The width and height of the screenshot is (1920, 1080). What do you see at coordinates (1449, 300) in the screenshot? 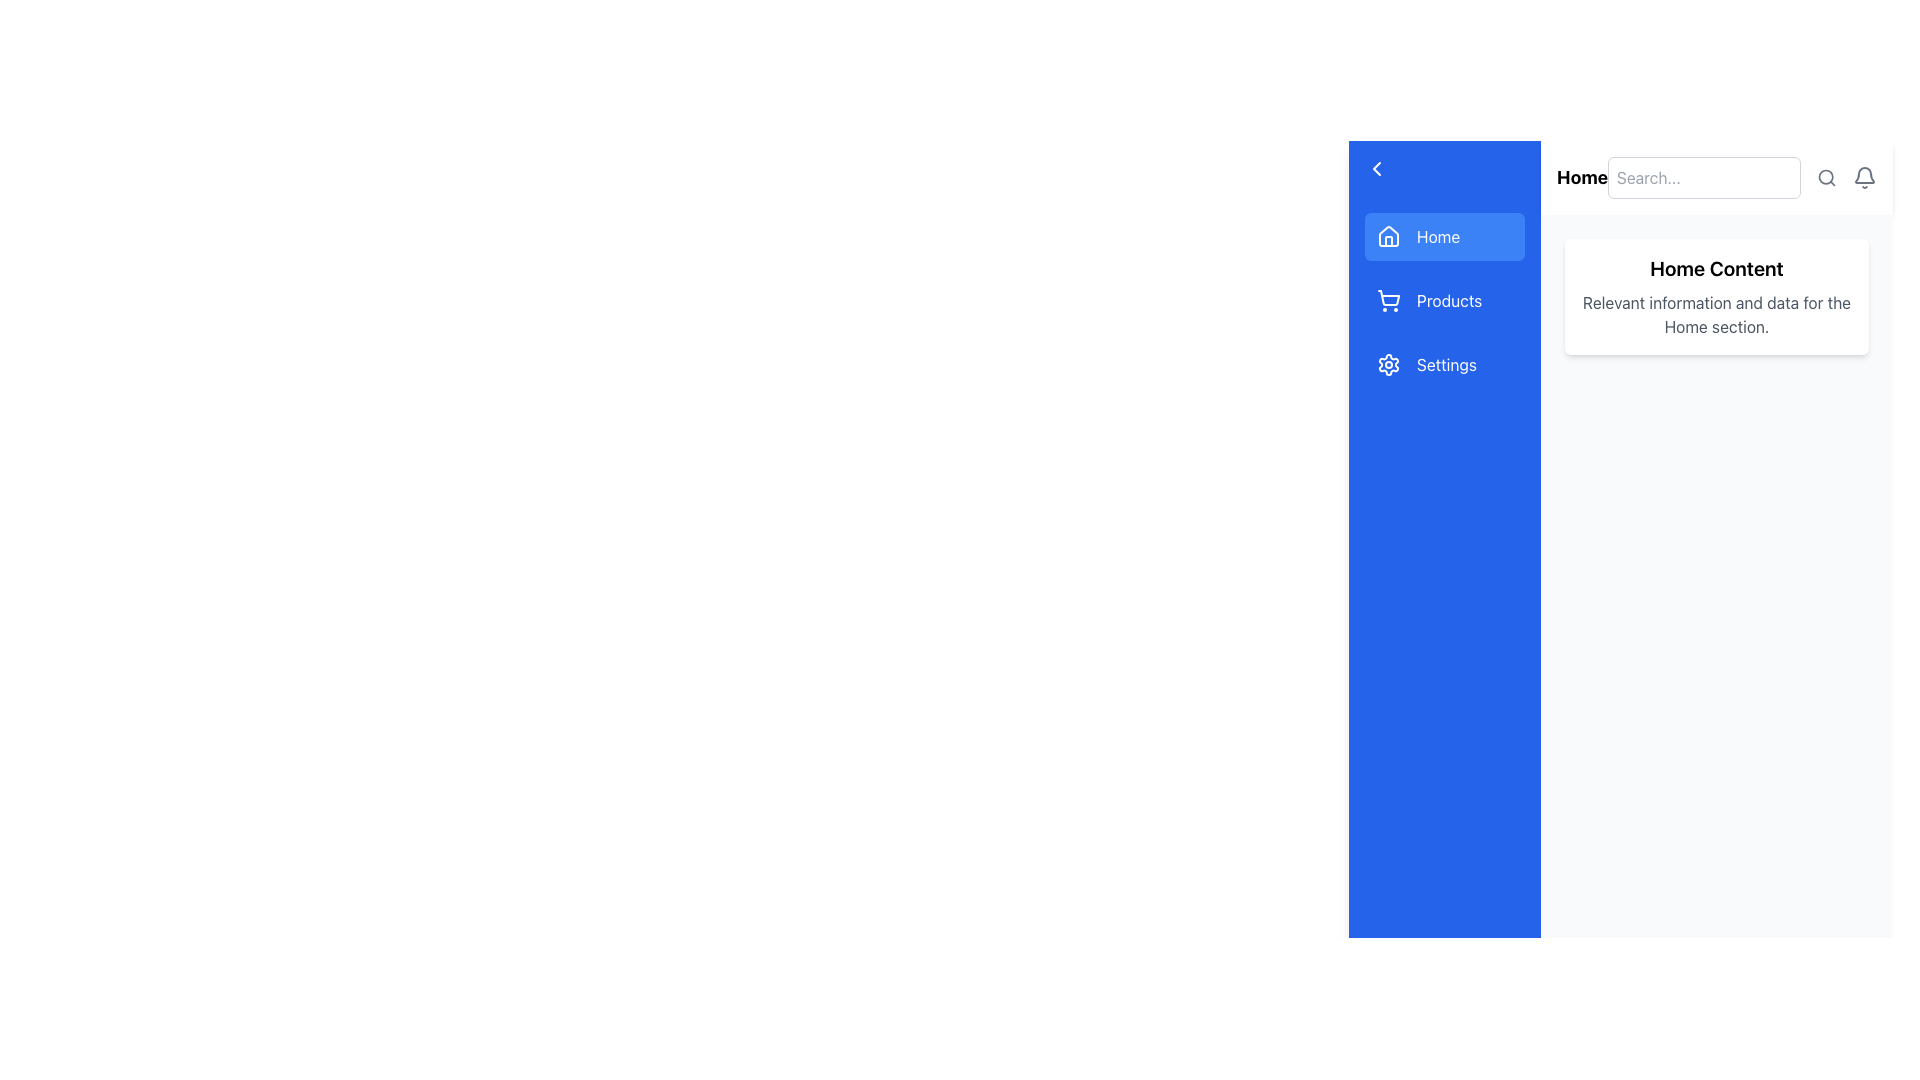
I see `the 'Products' text label in the sidebar navigation menu to interact visually with it` at bounding box center [1449, 300].